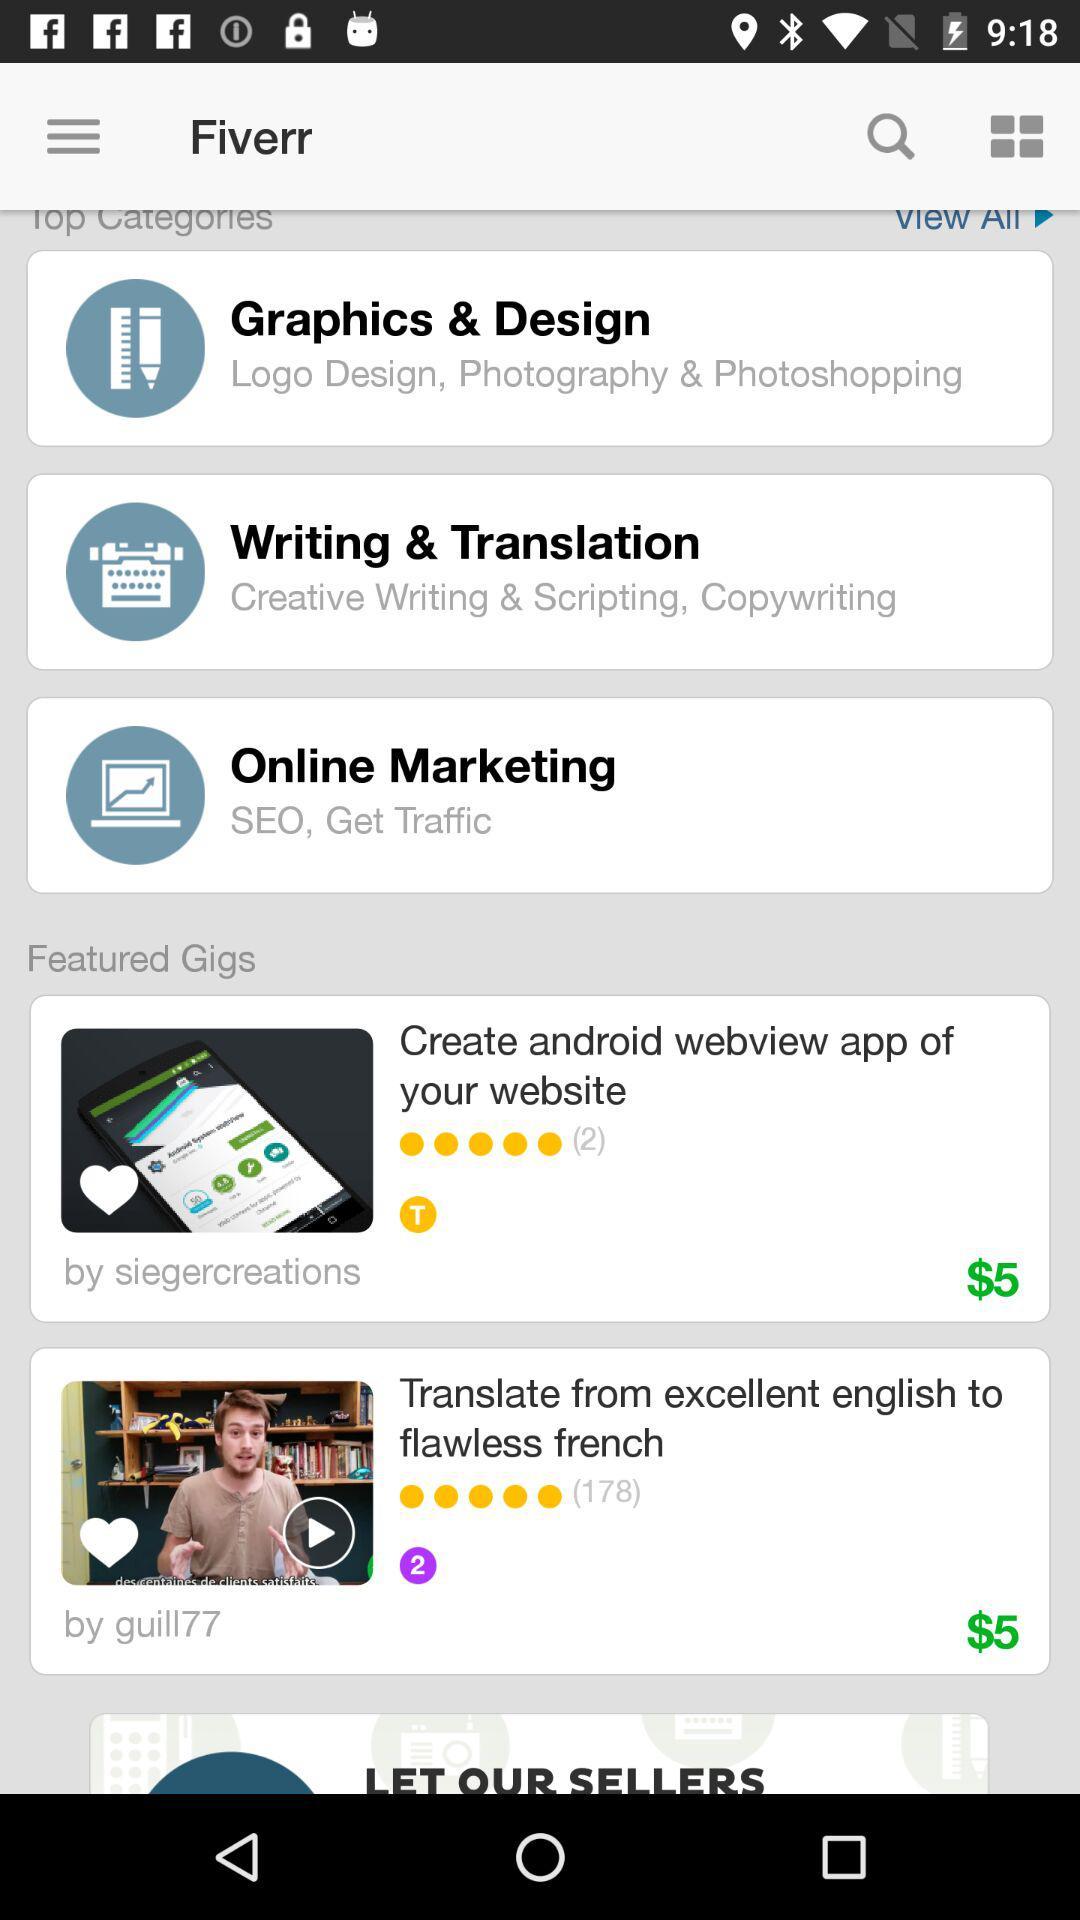 This screenshot has height=1920, width=1080. Describe the element at coordinates (707, 1416) in the screenshot. I see `item below $5 icon` at that location.